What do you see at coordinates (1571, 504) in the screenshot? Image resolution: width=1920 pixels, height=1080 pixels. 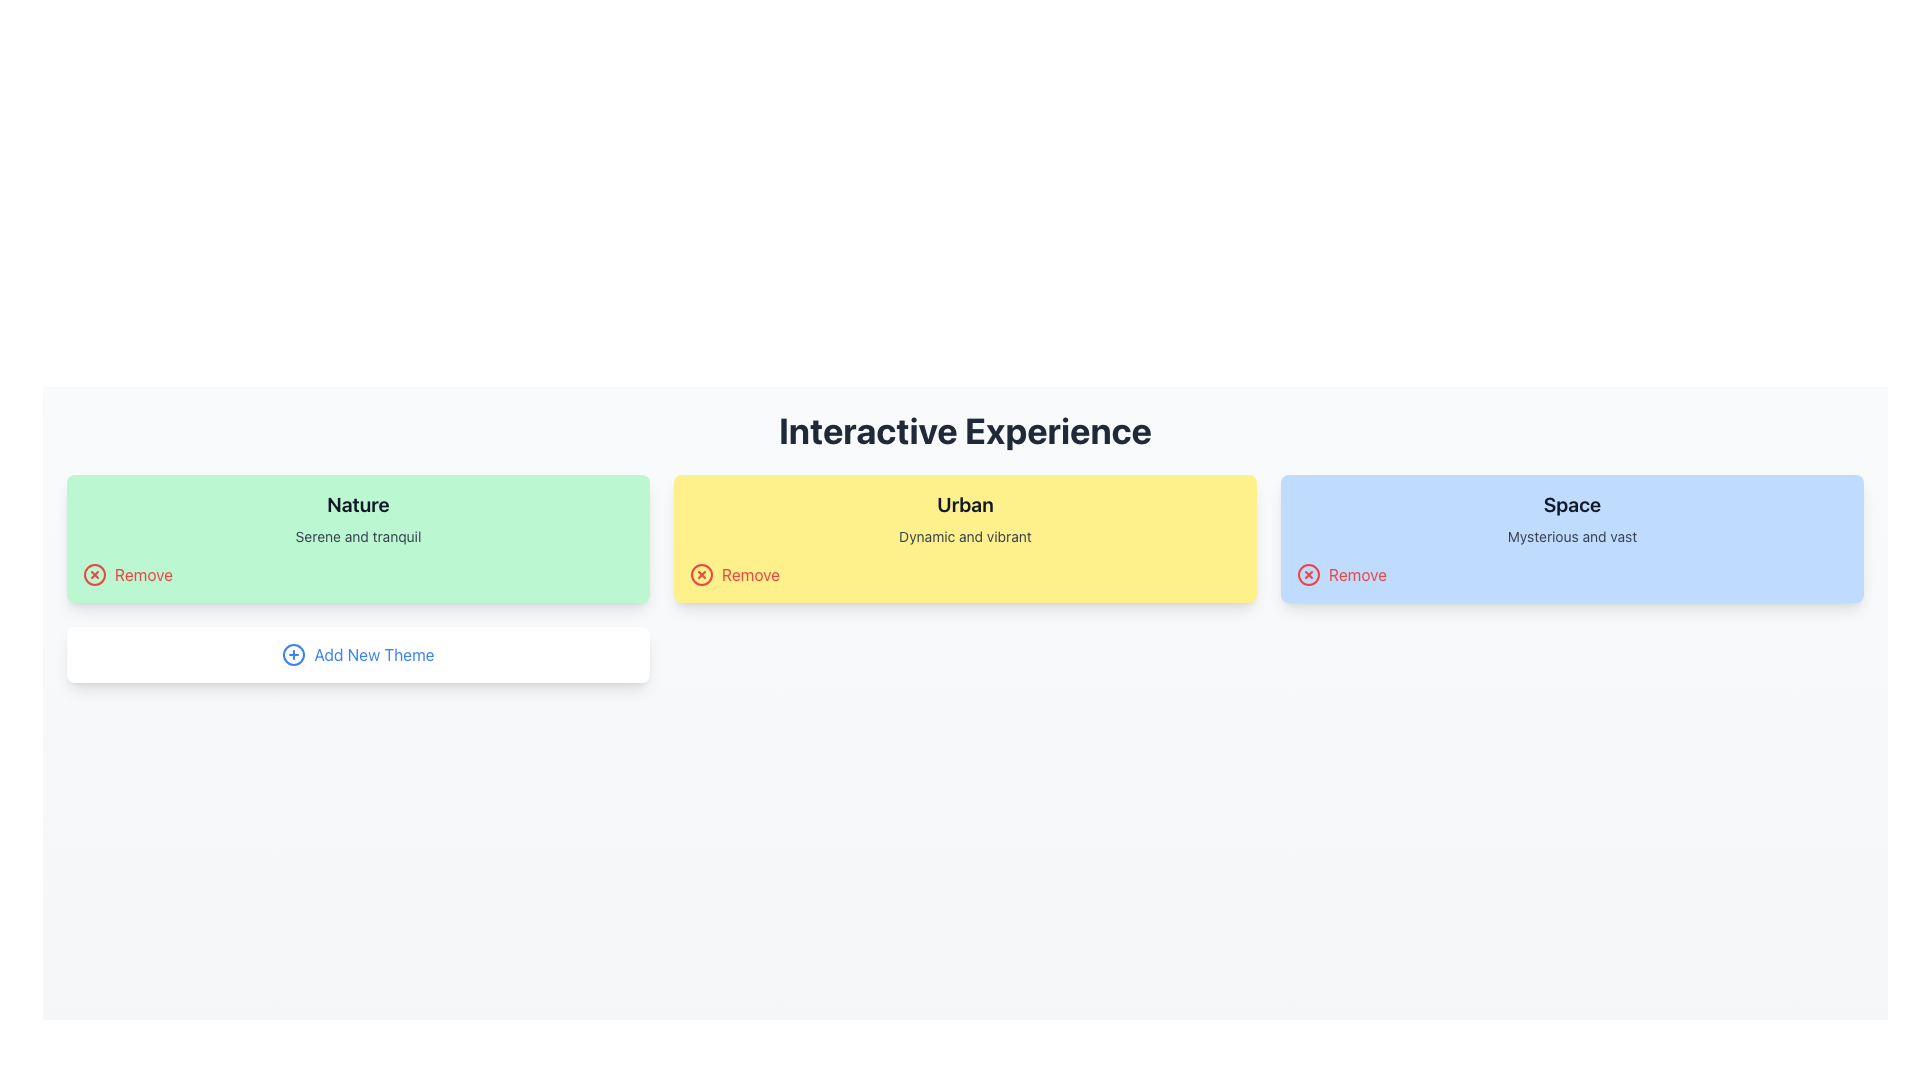 I see `the text label containing 'Space' styled in bold, large, black font against a light blue background, located at the top center of the rightmost card in a three-card layout` at bounding box center [1571, 504].